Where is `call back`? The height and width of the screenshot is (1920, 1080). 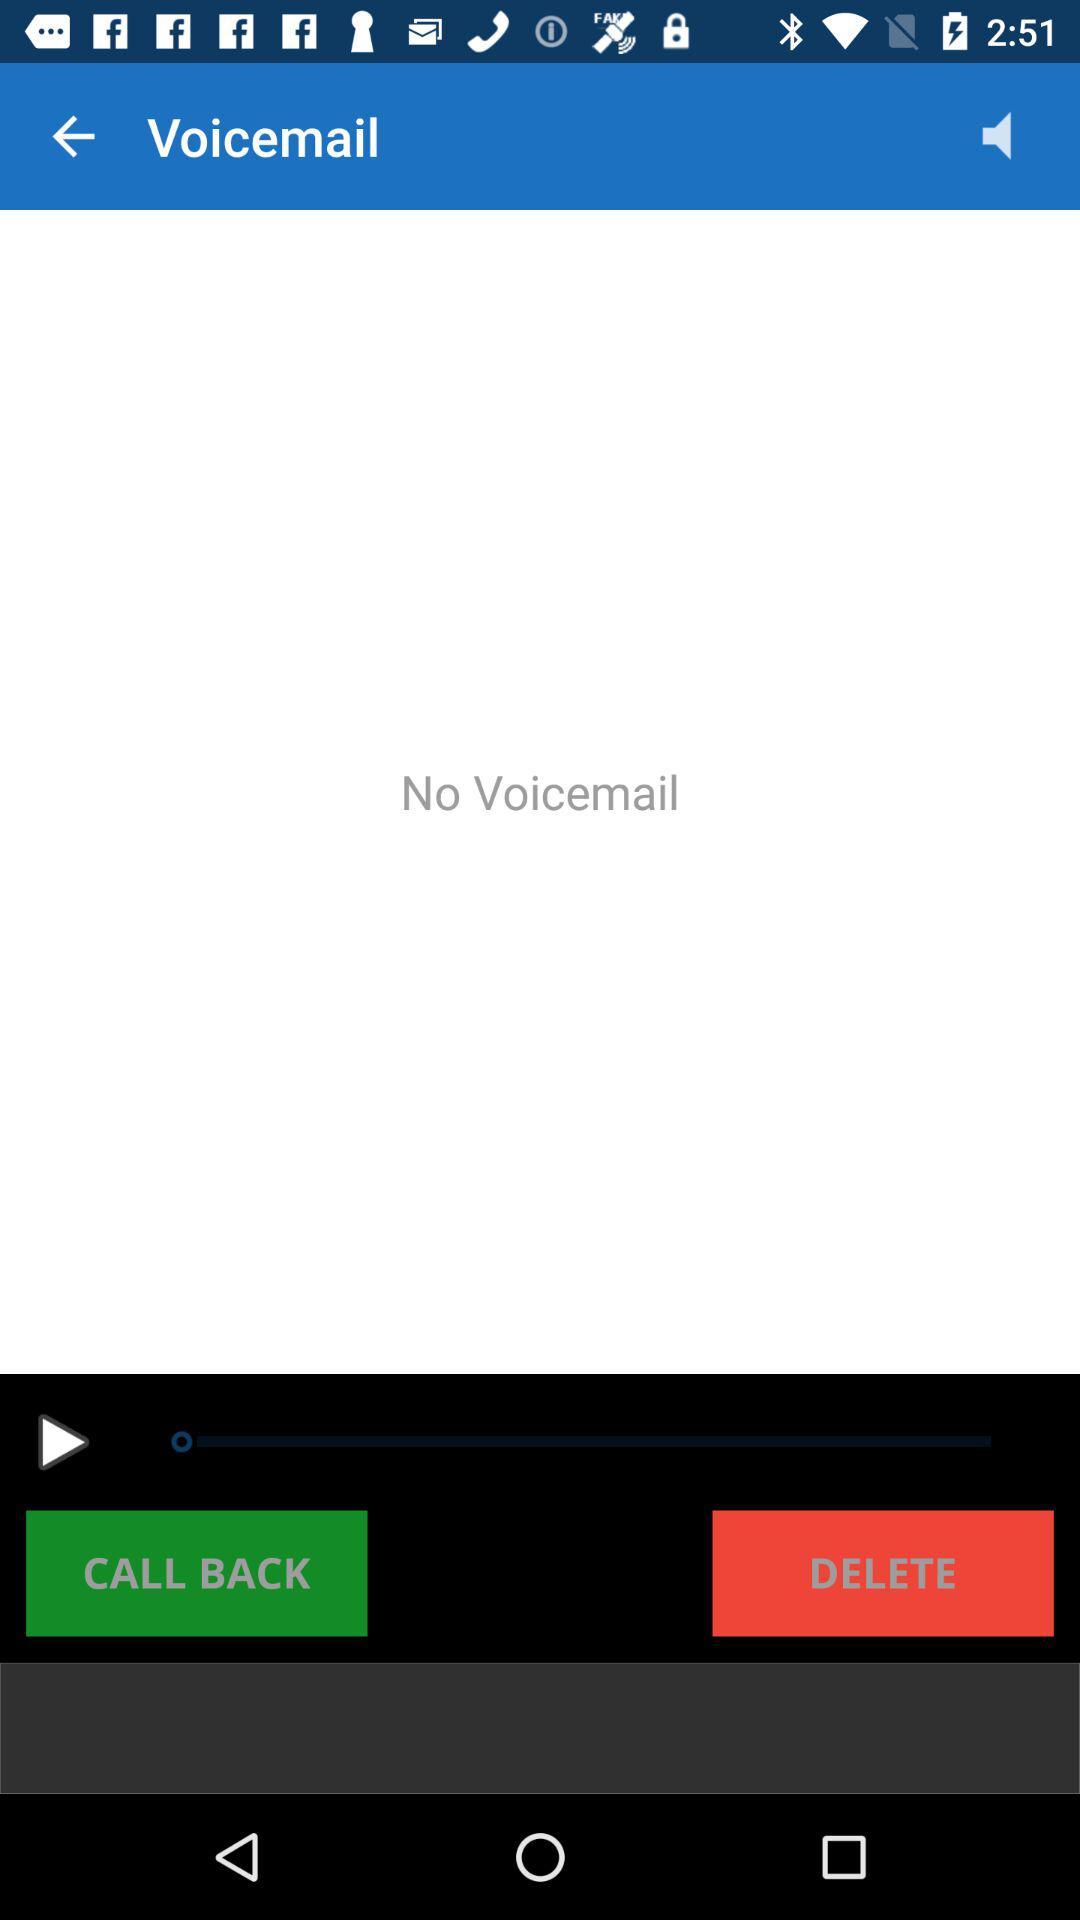
call back is located at coordinates (196, 1572).